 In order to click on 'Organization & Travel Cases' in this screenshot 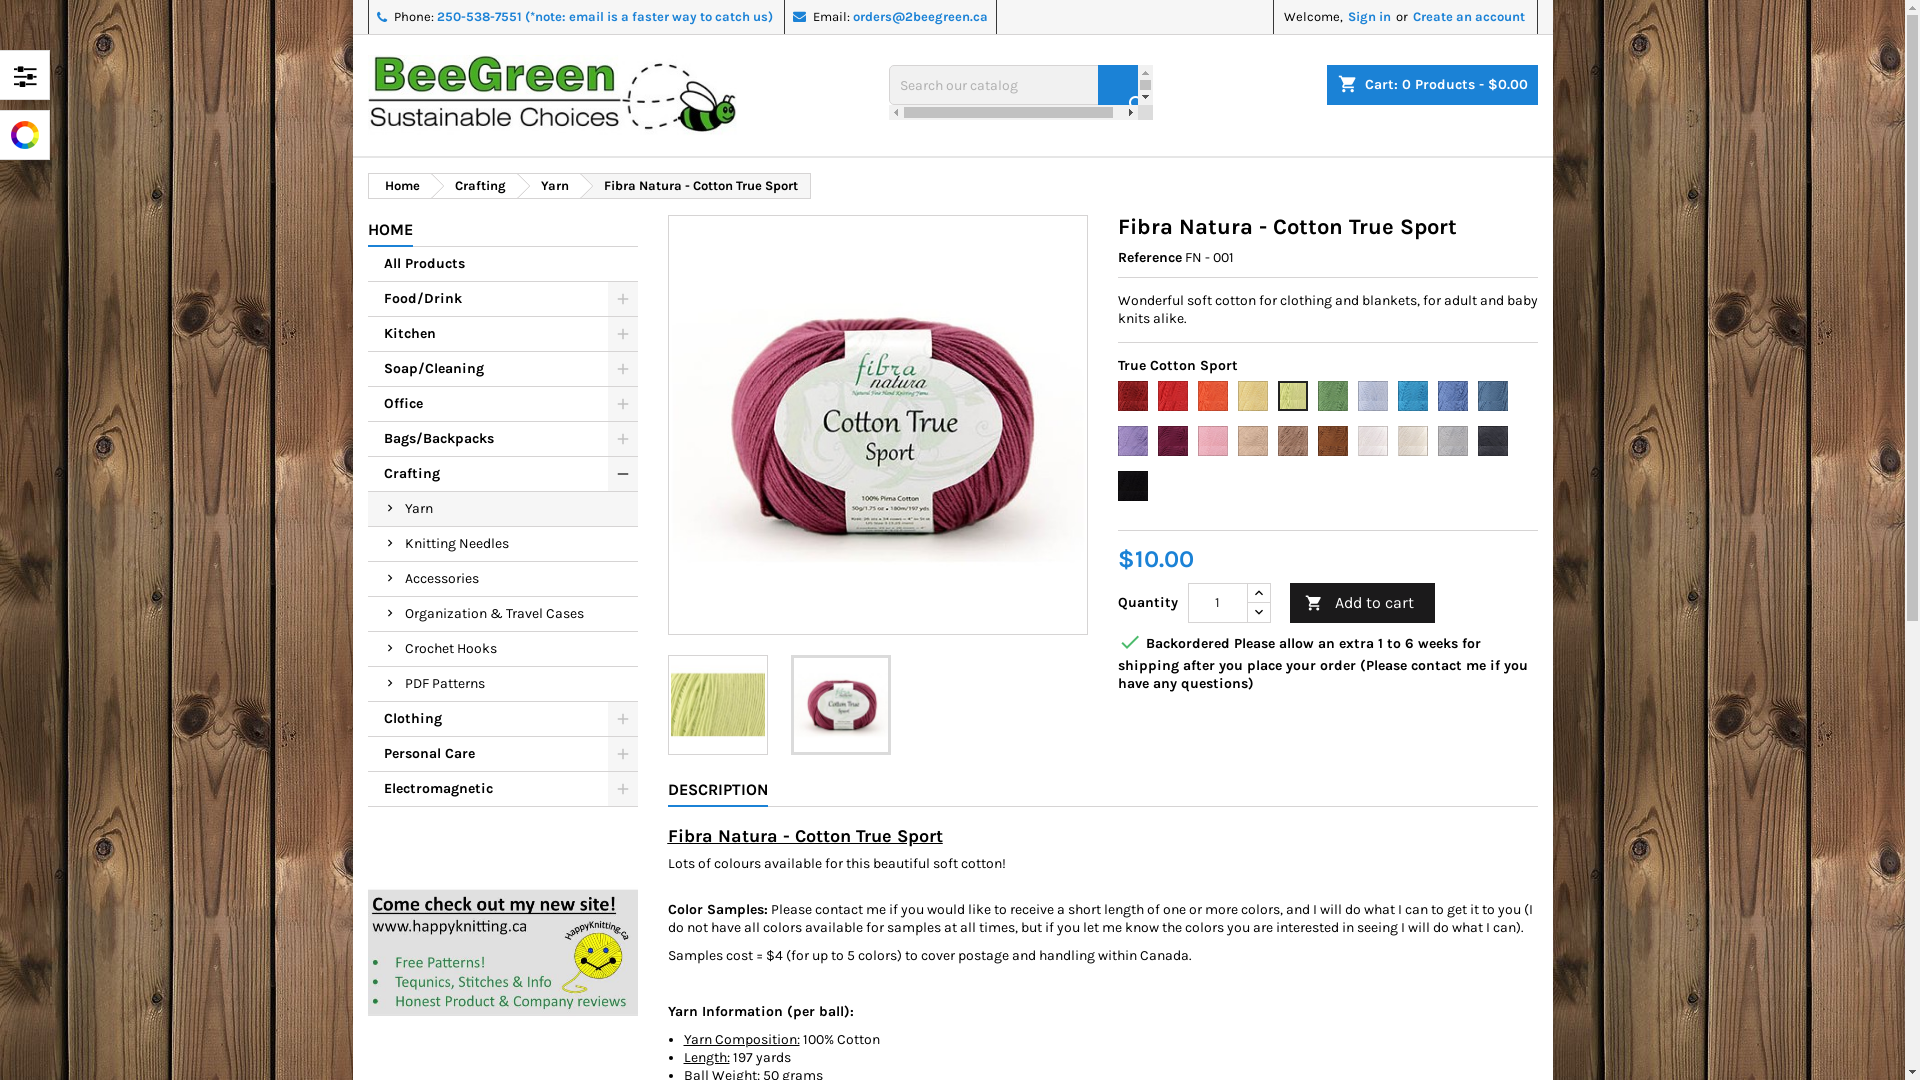, I will do `click(503, 613)`.